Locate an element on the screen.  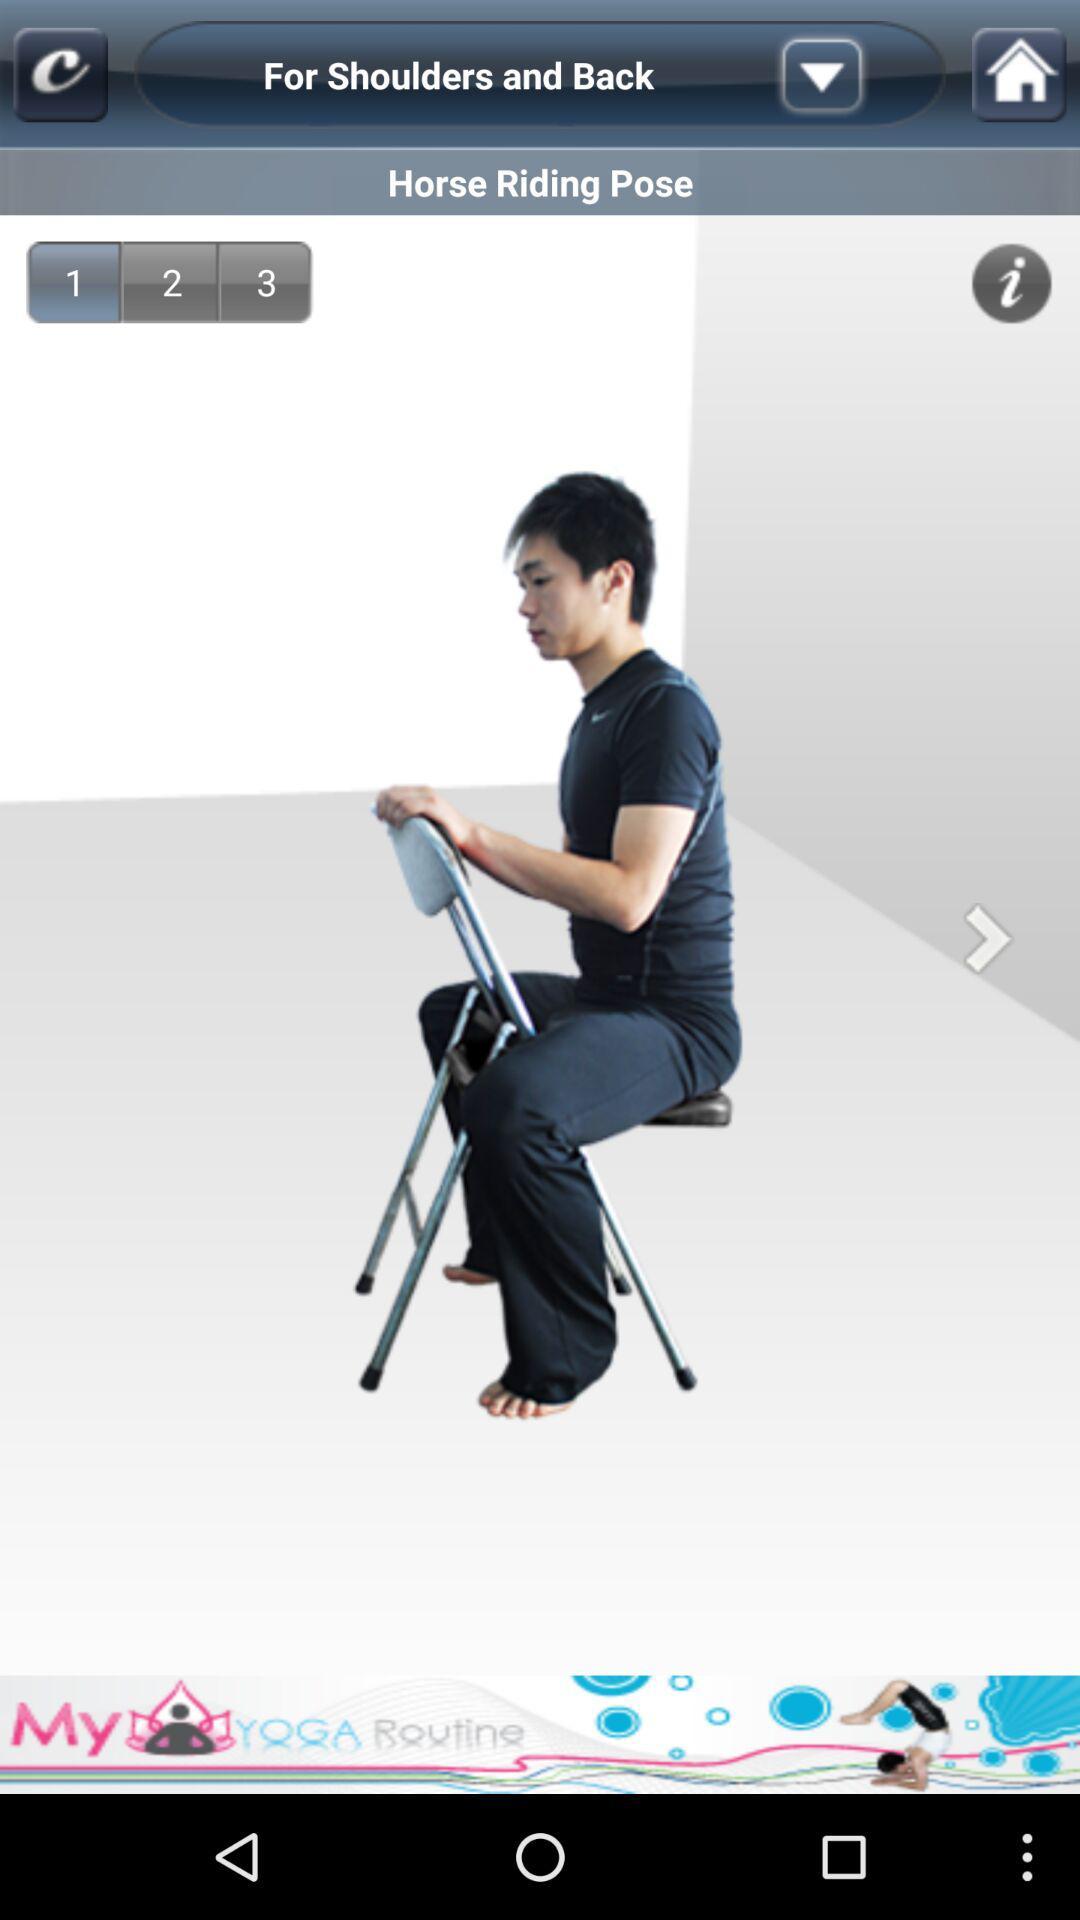
information is located at coordinates (1011, 282).